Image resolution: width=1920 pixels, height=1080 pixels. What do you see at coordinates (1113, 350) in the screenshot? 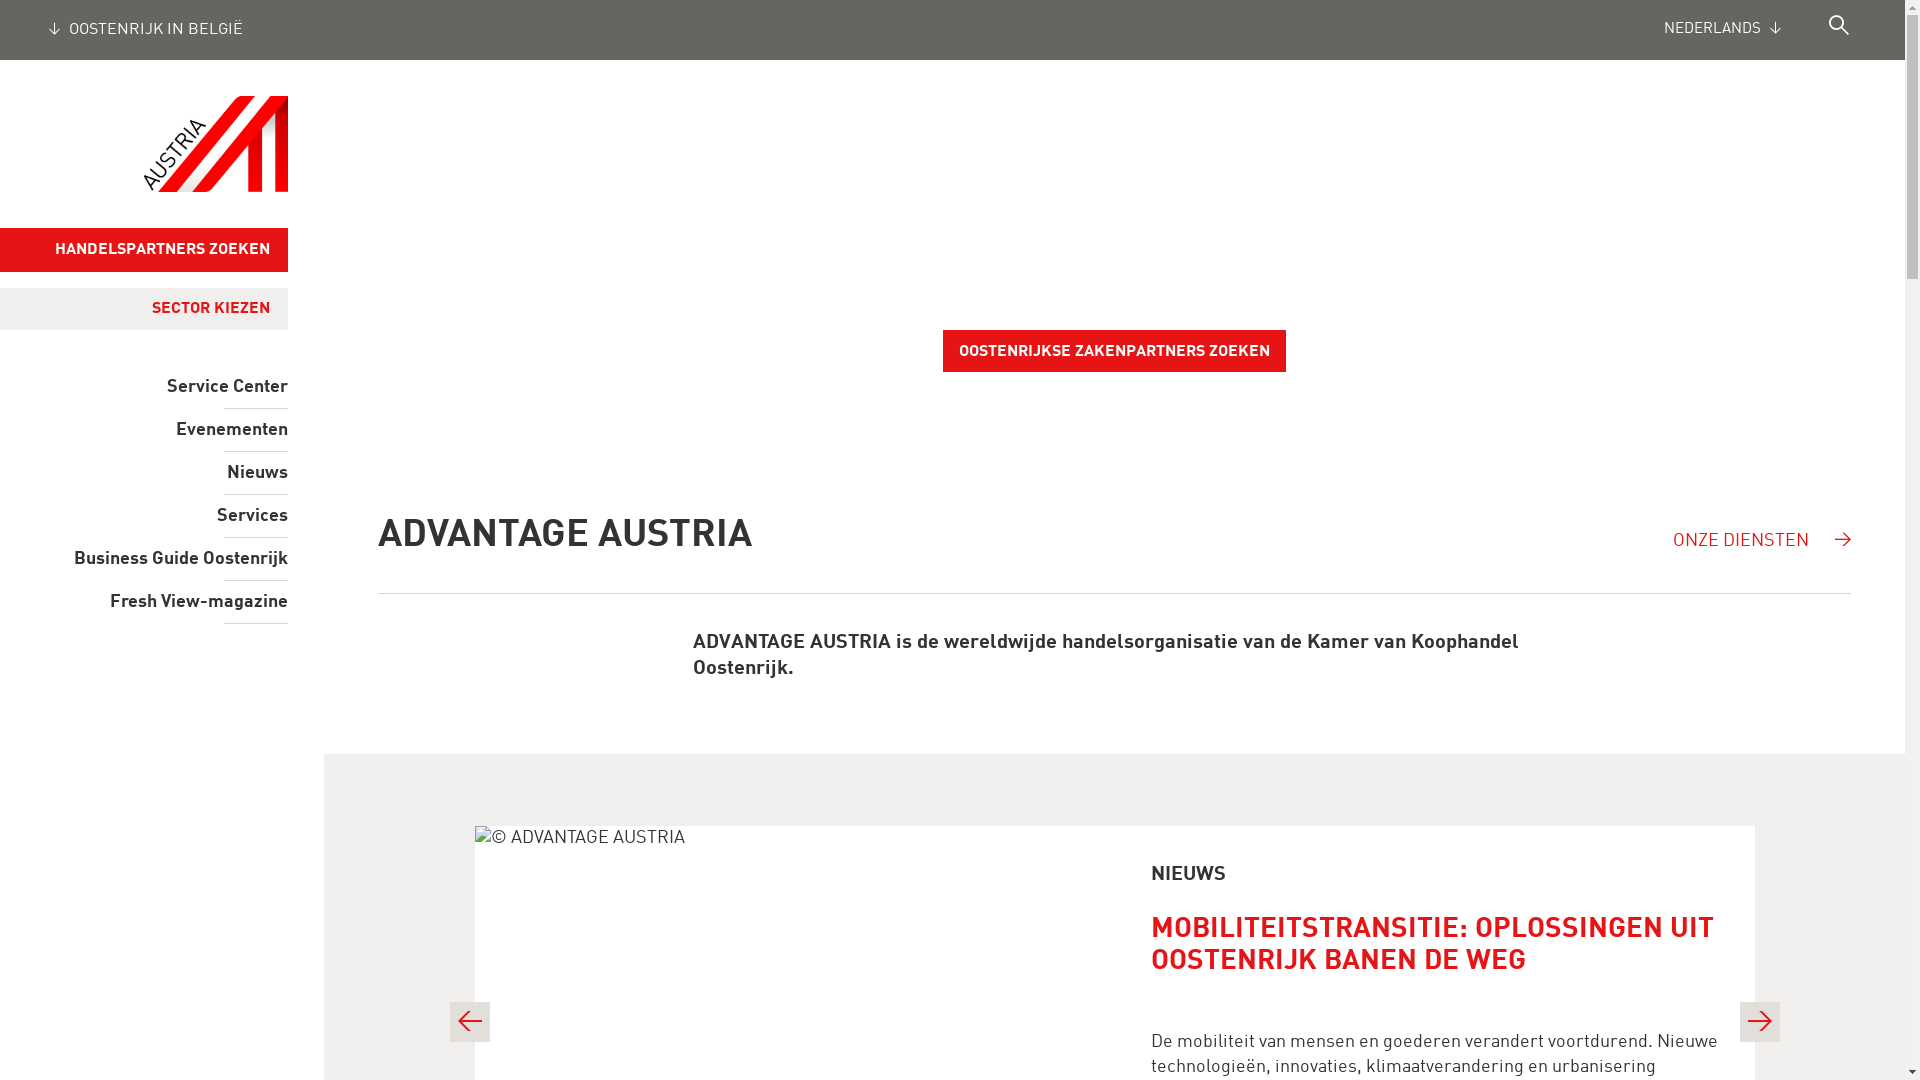
I see `'OOSTENRIJKSE ZAKENPARTNERS ZOEKEN'` at bounding box center [1113, 350].